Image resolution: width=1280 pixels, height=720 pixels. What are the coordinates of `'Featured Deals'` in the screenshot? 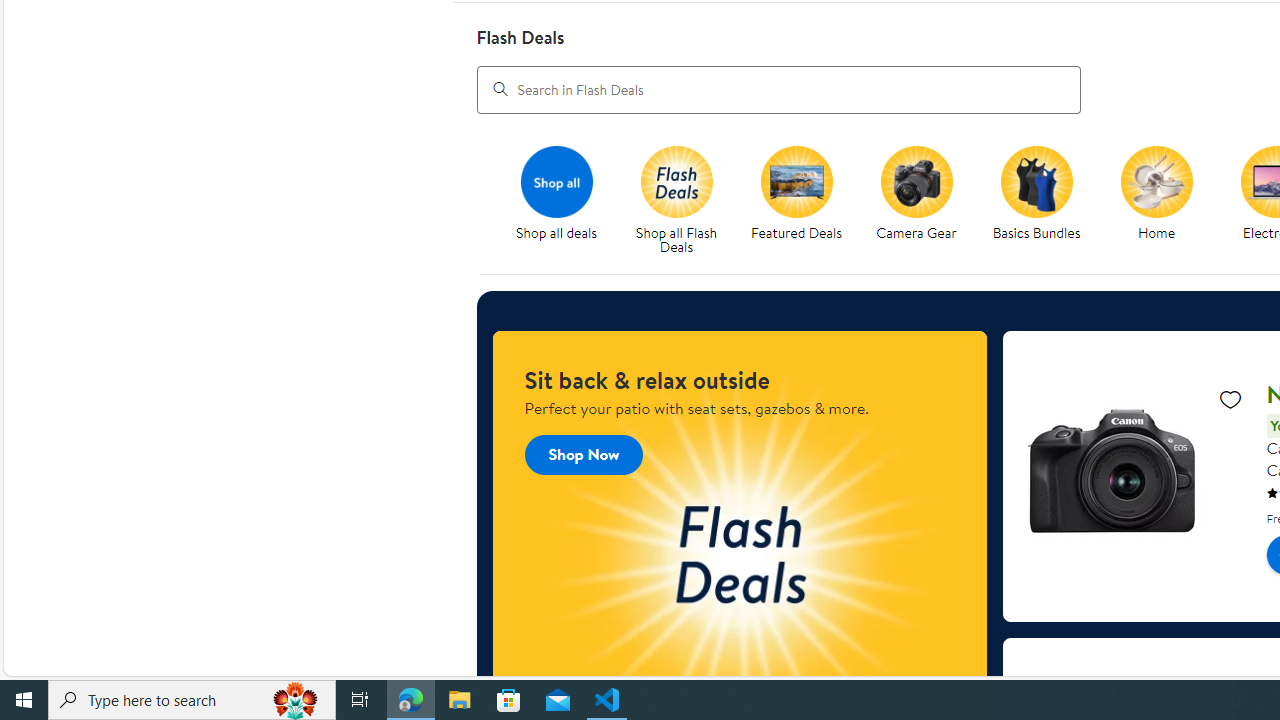 It's located at (795, 181).